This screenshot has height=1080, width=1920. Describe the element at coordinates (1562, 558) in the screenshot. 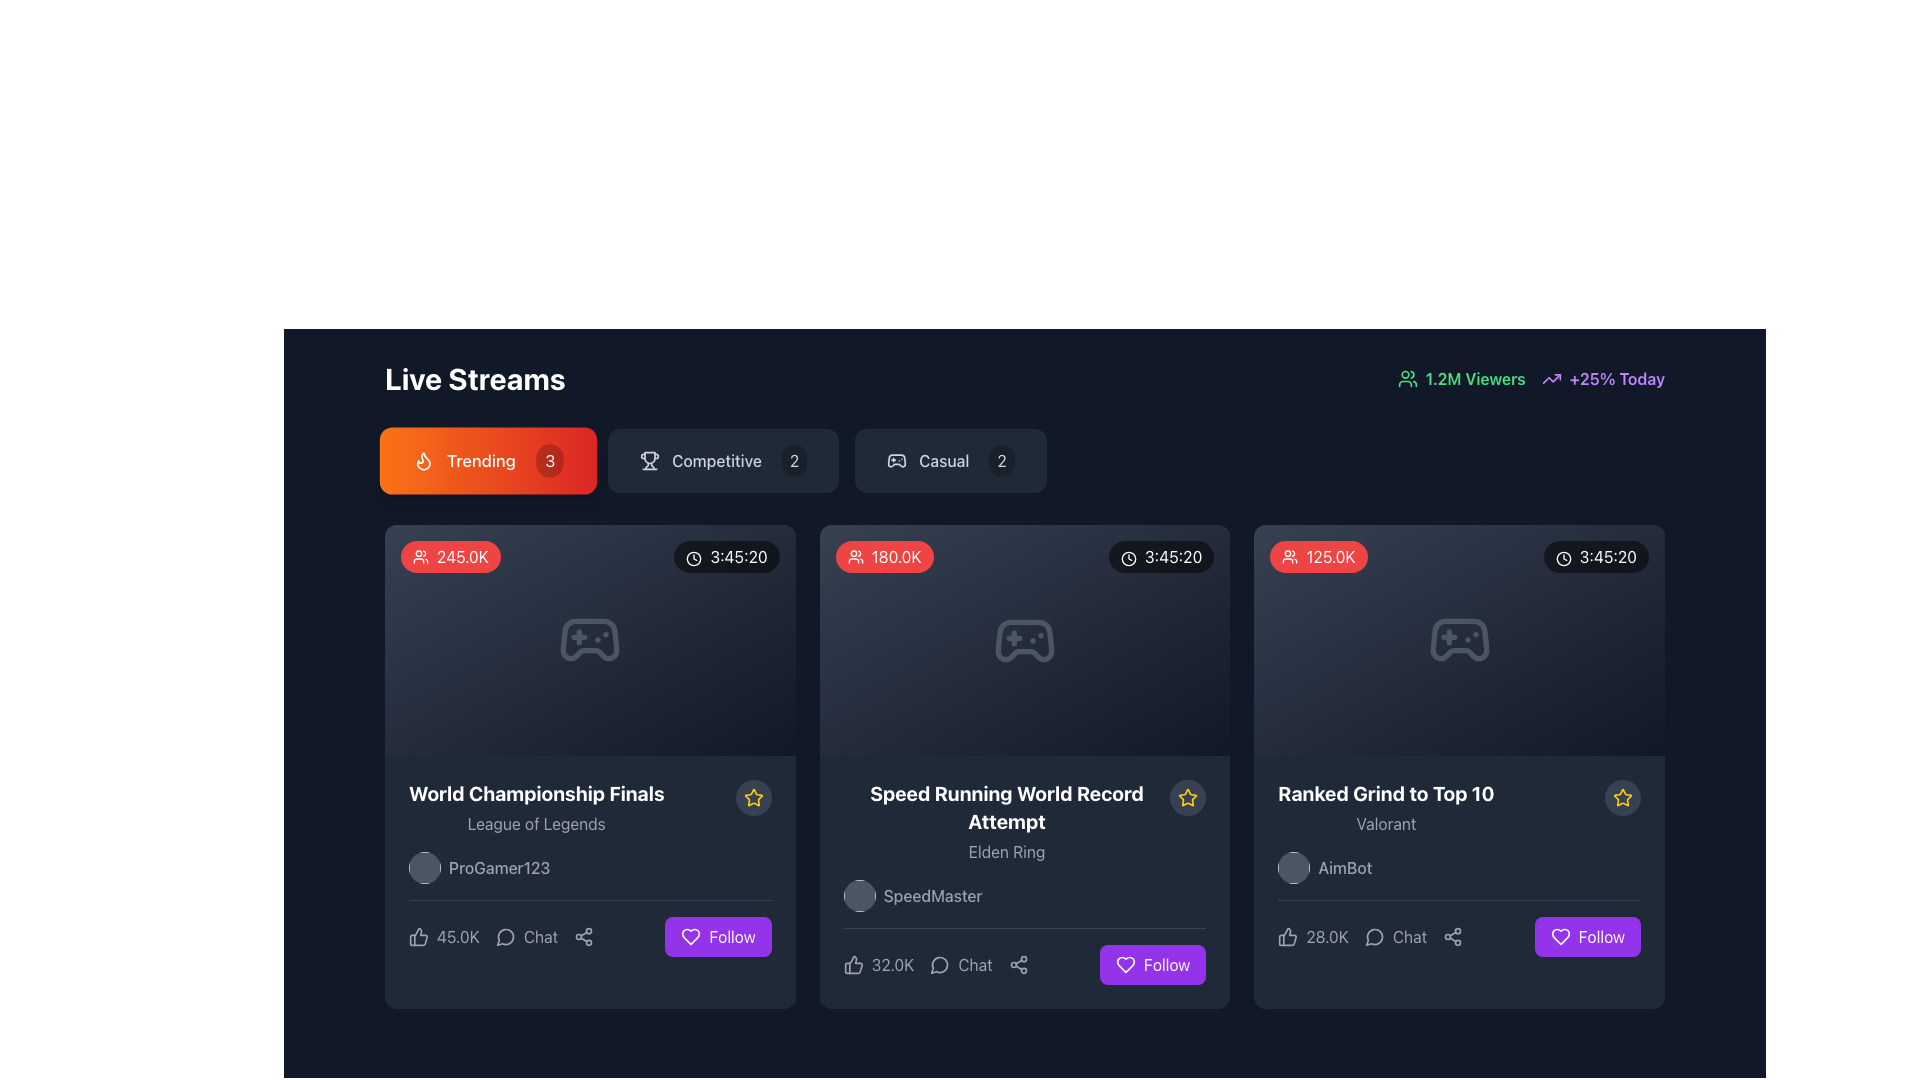

I see `the clock icon located in the top-right area of the card, next to the time text '3:45:20'` at that location.